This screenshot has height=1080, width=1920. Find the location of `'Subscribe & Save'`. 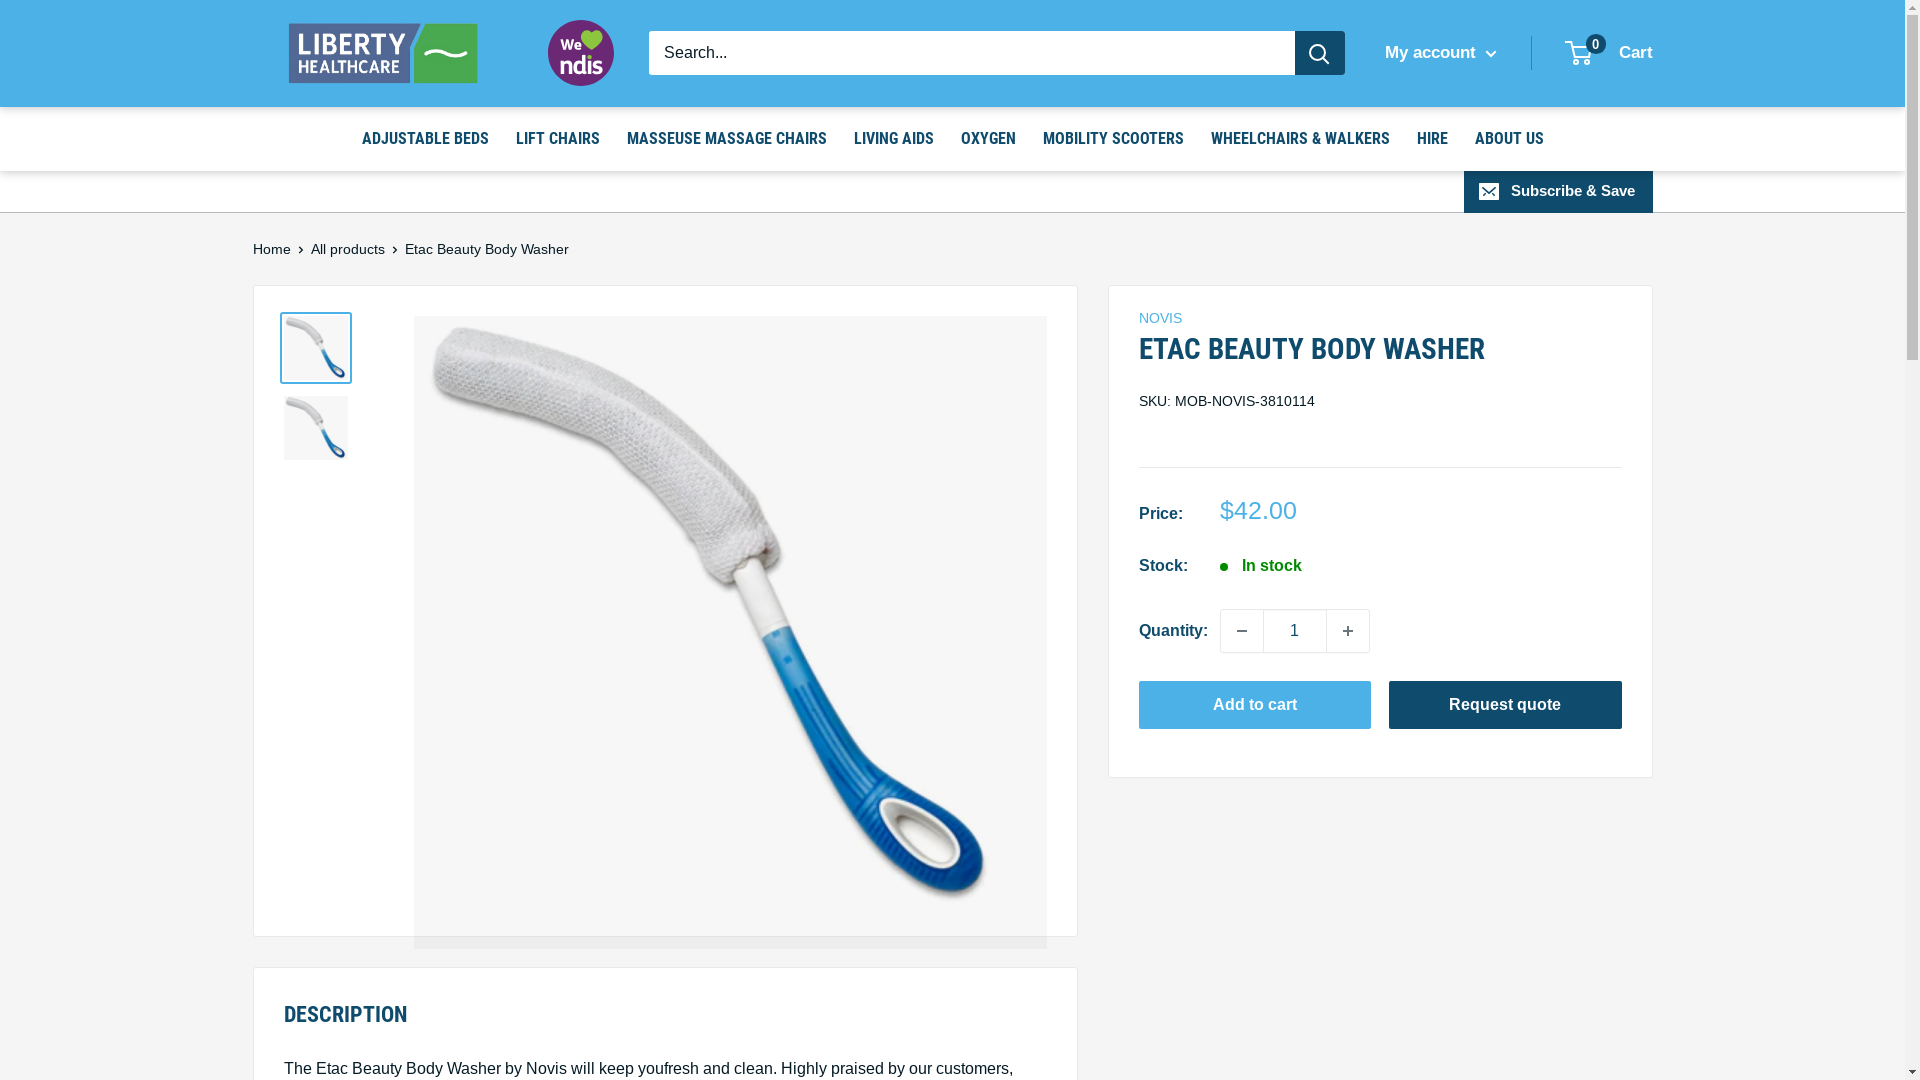

'Subscribe & Save' is located at coordinates (1557, 191).